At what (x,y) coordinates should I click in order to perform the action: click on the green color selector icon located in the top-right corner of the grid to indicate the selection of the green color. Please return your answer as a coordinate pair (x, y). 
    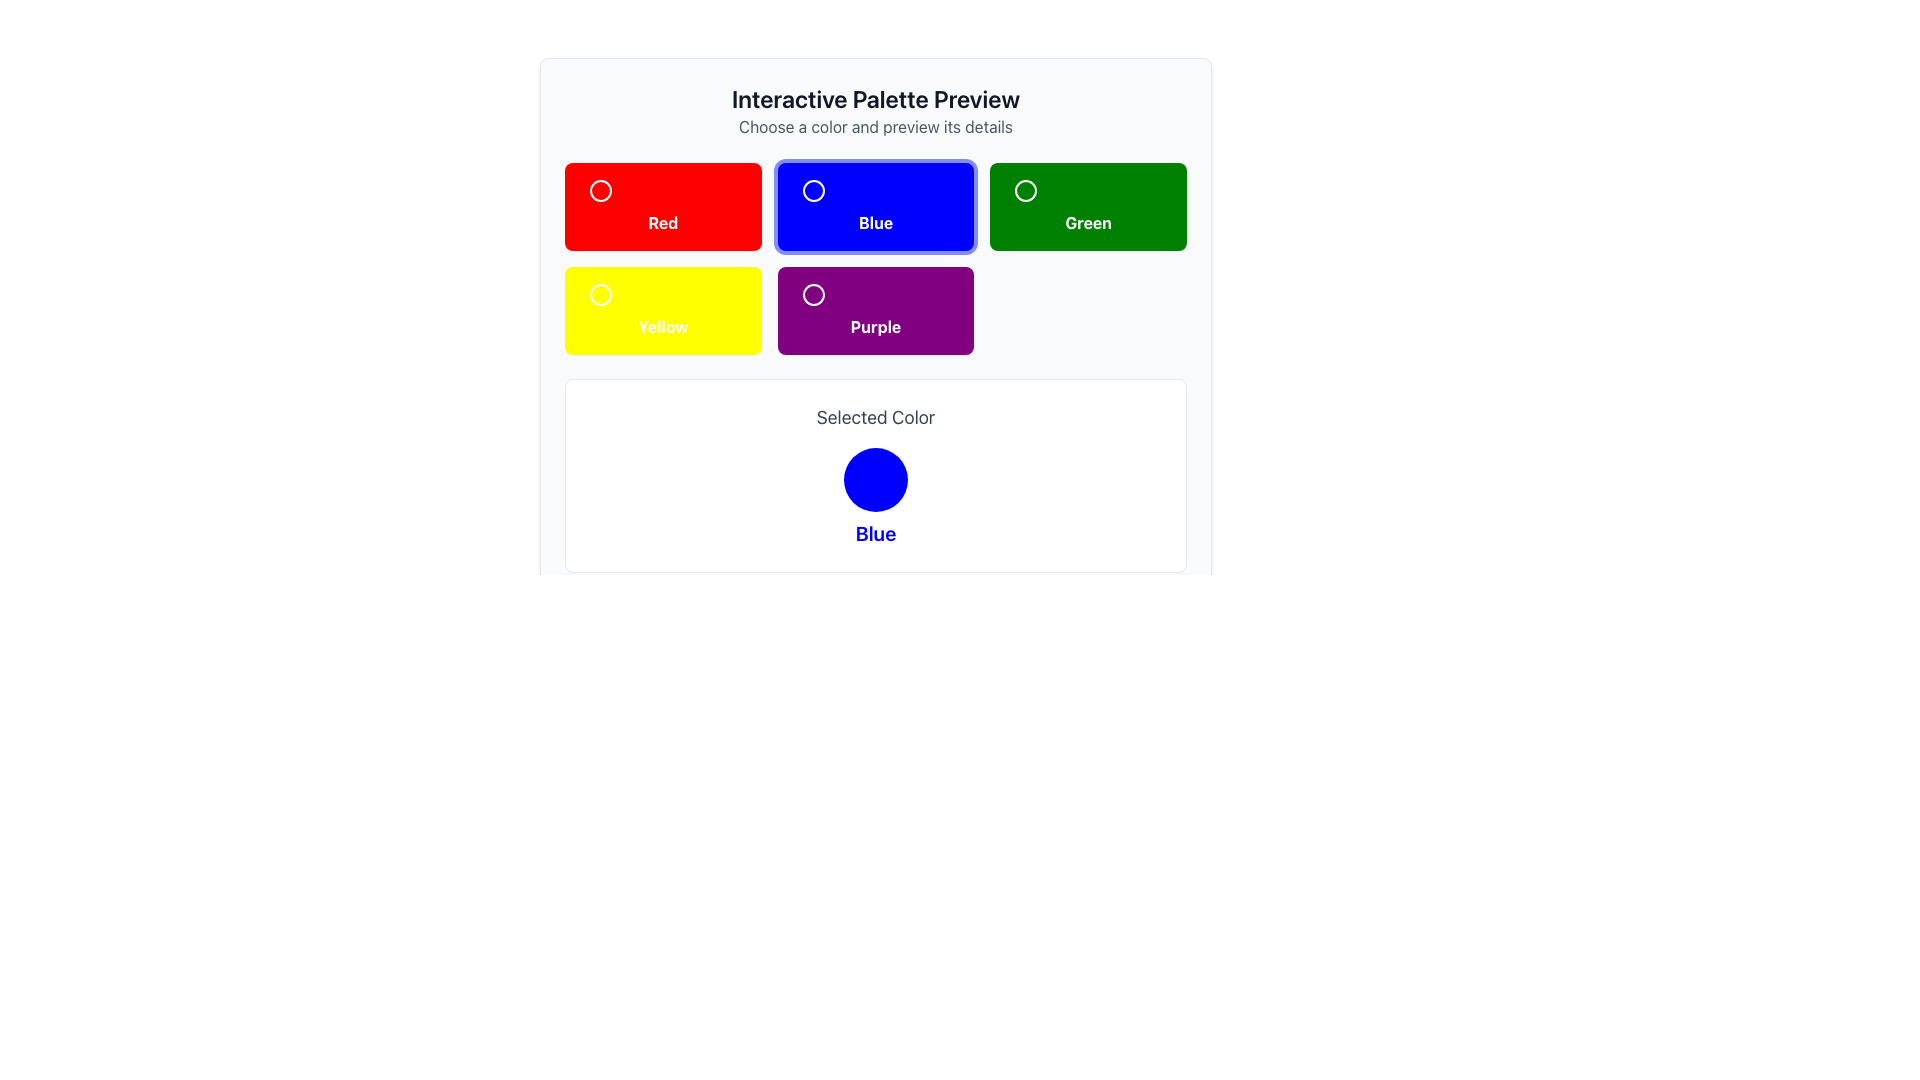
    Looking at the image, I should click on (1026, 191).